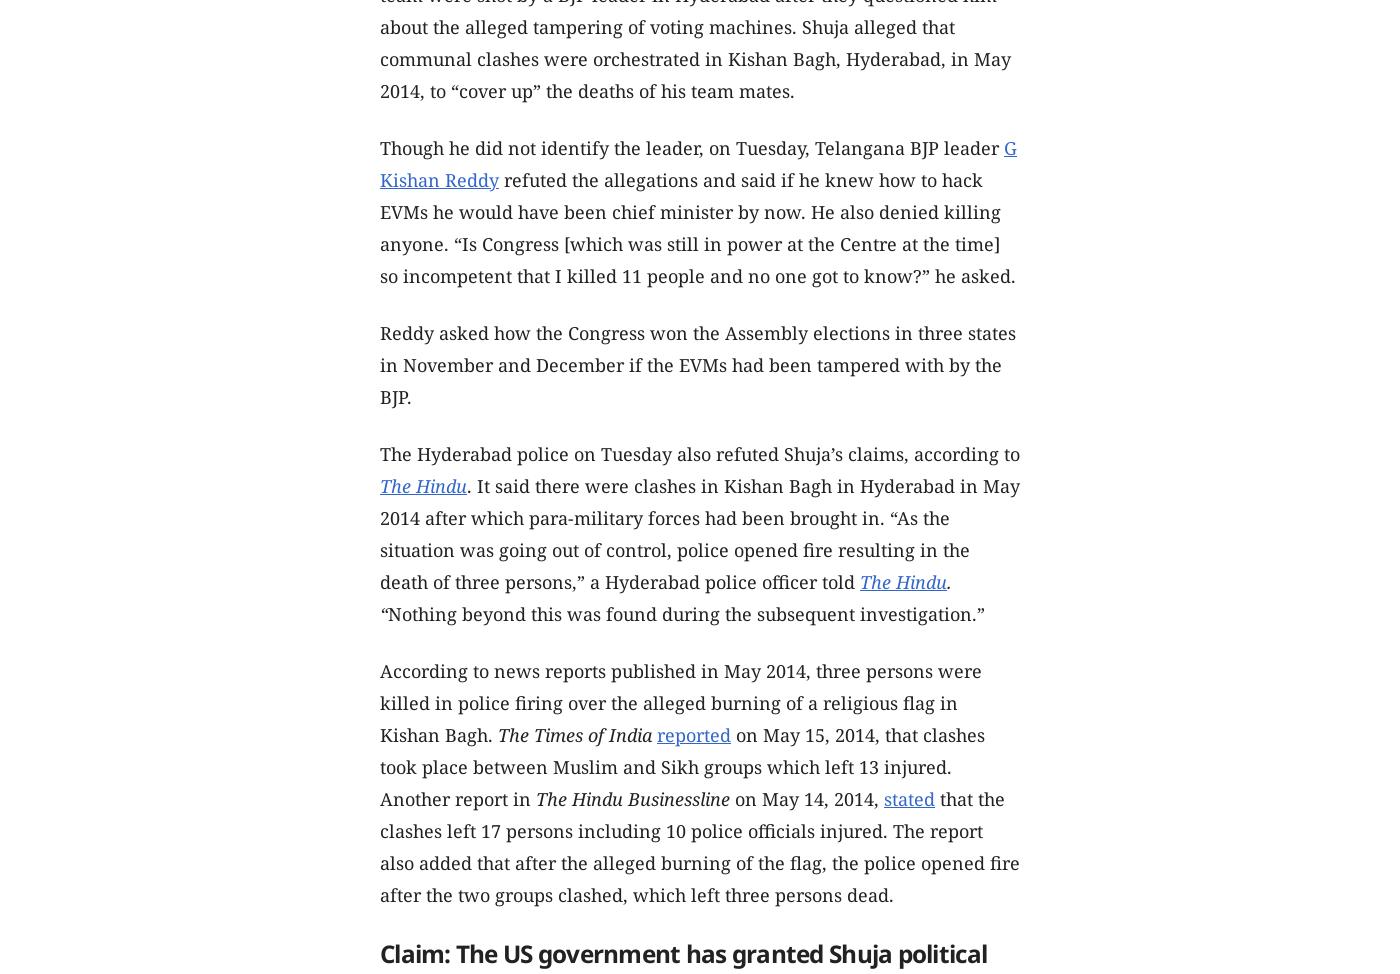 The width and height of the screenshot is (1400, 974). What do you see at coordinates (692, 145) in the screenshot?
I see `'Though he did not identify the leader, on Tuesday, Telangana BJP leader'` at bounding box center [692, 145].